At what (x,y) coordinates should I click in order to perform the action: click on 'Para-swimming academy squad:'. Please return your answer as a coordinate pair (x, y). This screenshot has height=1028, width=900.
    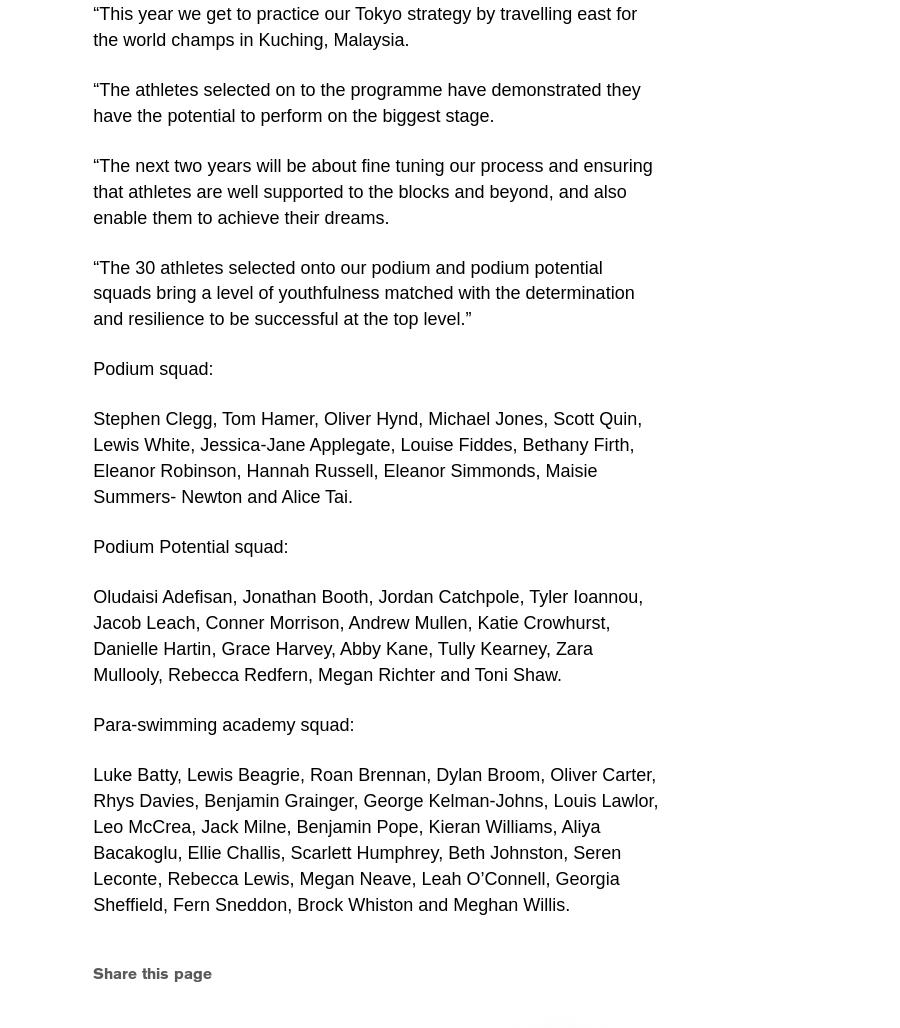
    Looking at the image, I should click on (223, 724).